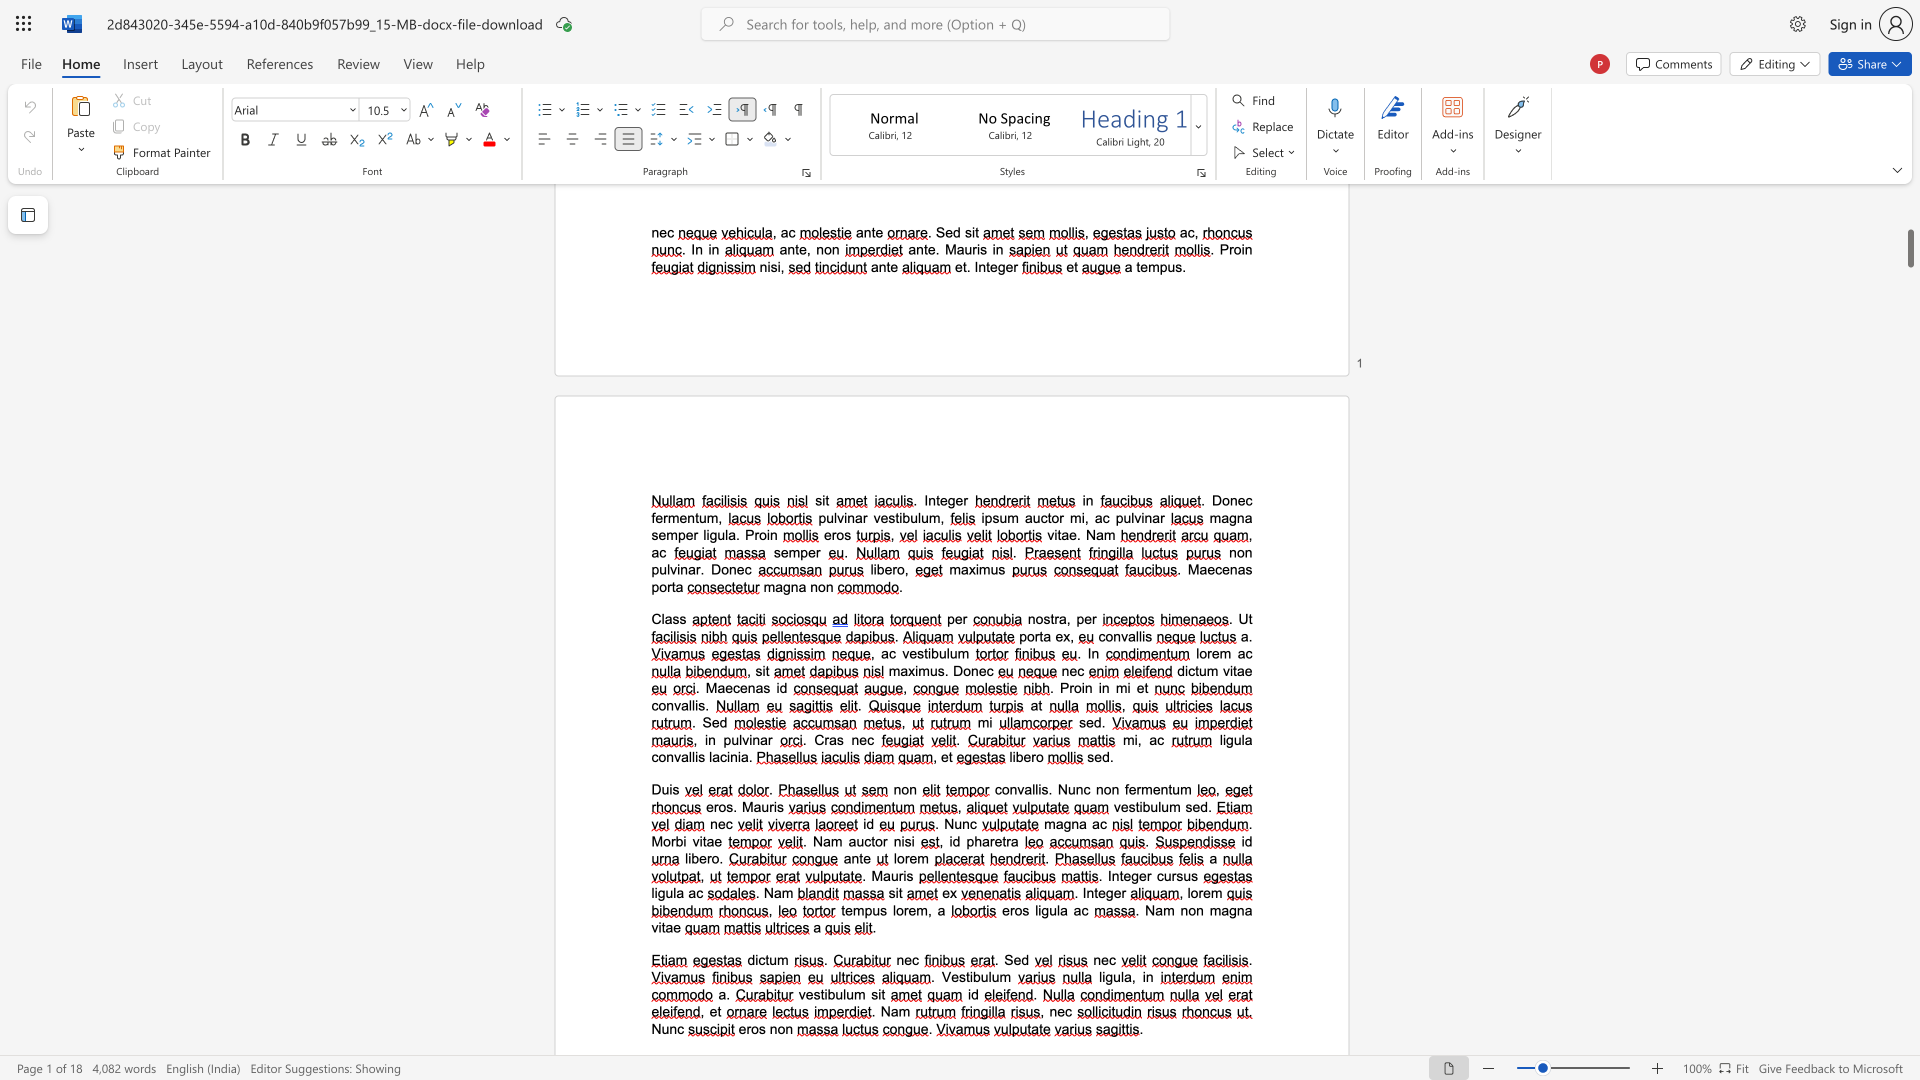 The height and width of the screenshot is (1080, 1920). Describe the element at coordinates (986, 841) in the screenshot. I see `the 1th character "a" in the text` at that location.